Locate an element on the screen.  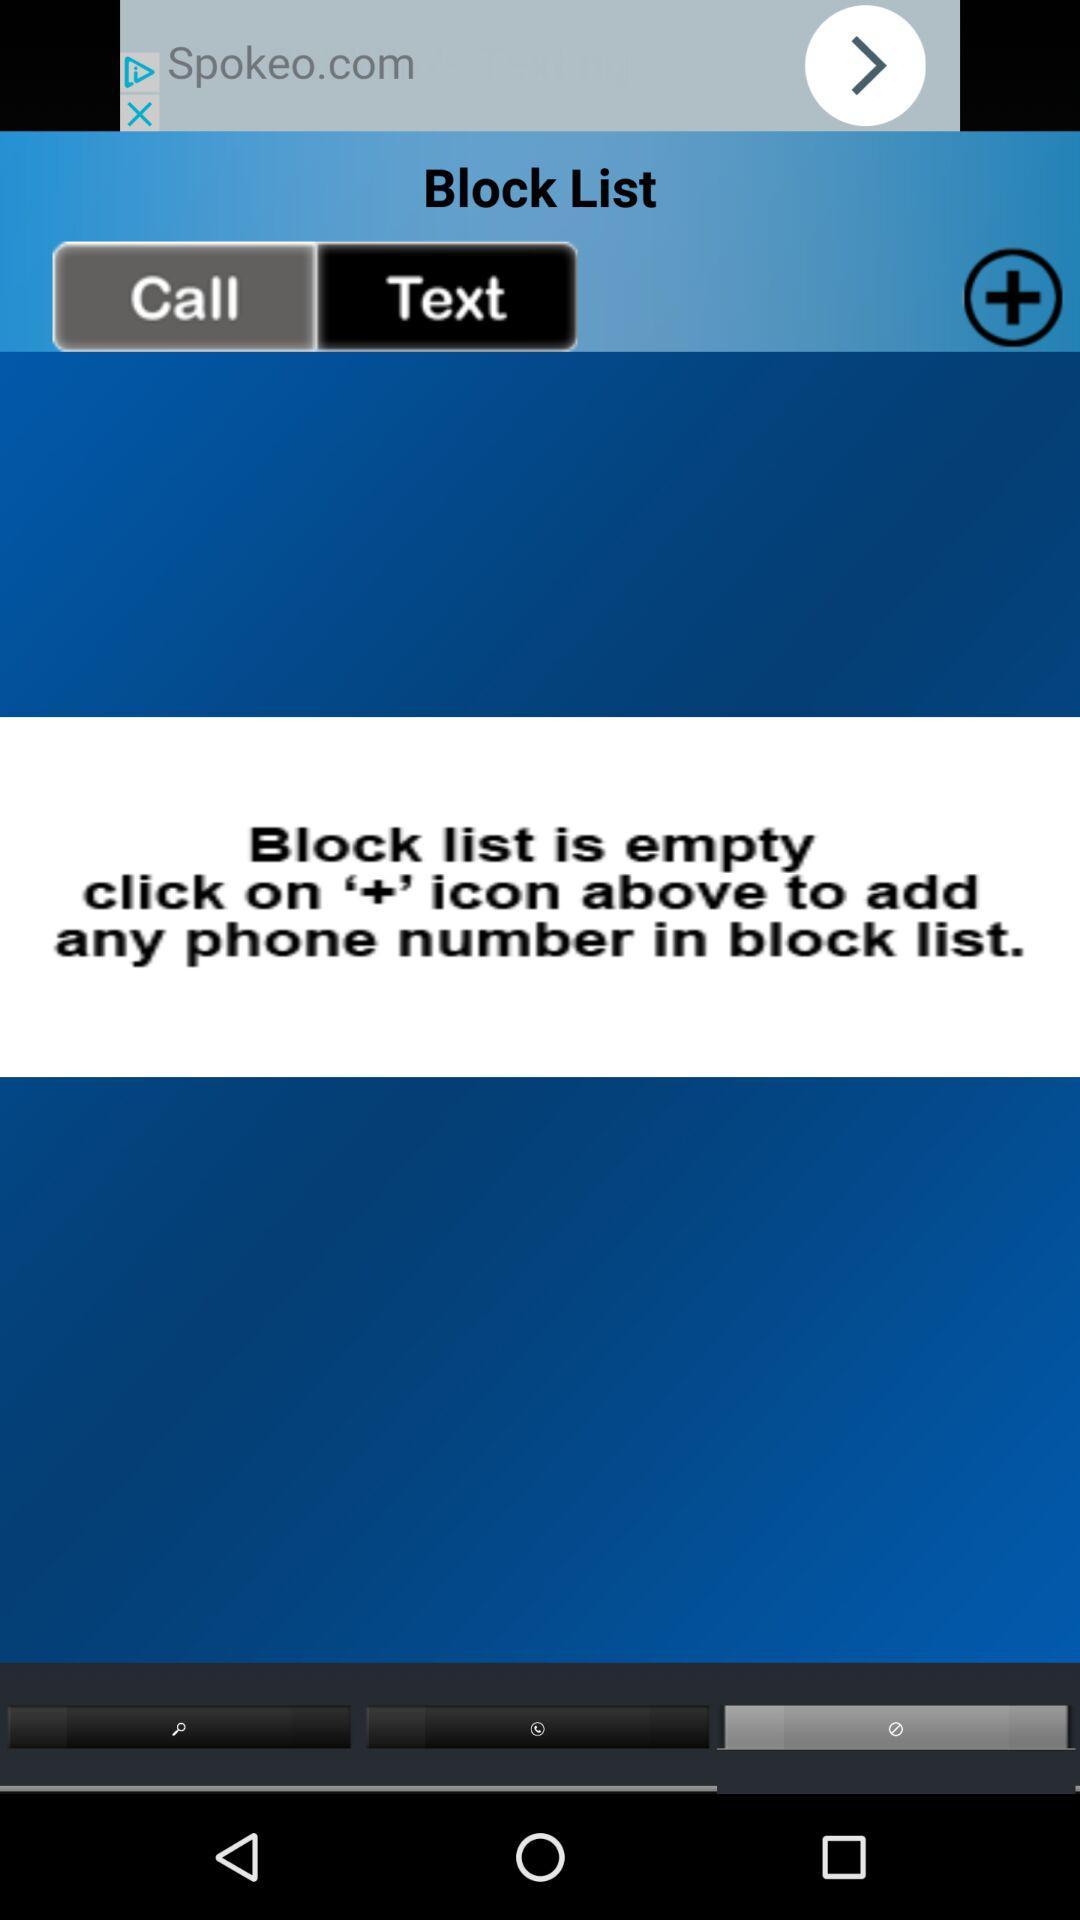
the add icon is located at coordinates (1009, 315).